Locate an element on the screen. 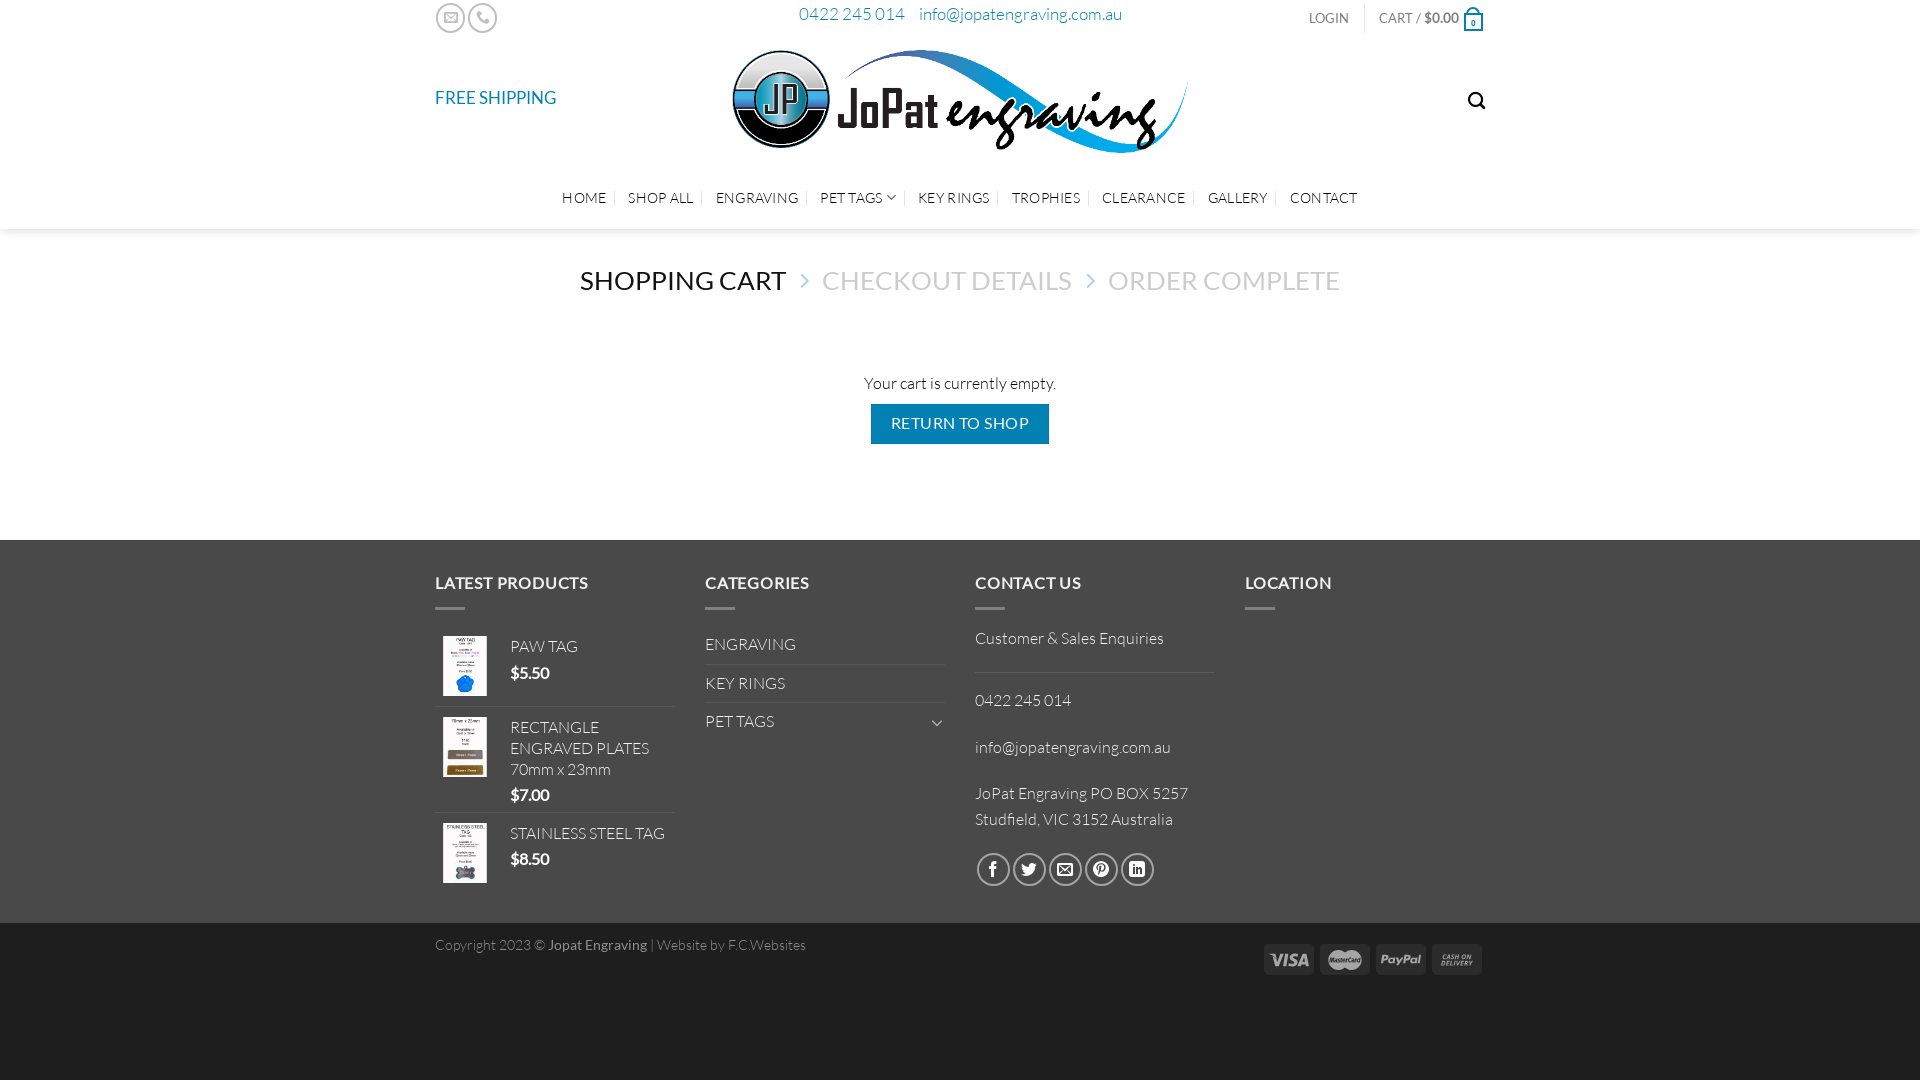 The image size is (1920, 1080). '0422 245 014' is located at coordinates (850, 13).